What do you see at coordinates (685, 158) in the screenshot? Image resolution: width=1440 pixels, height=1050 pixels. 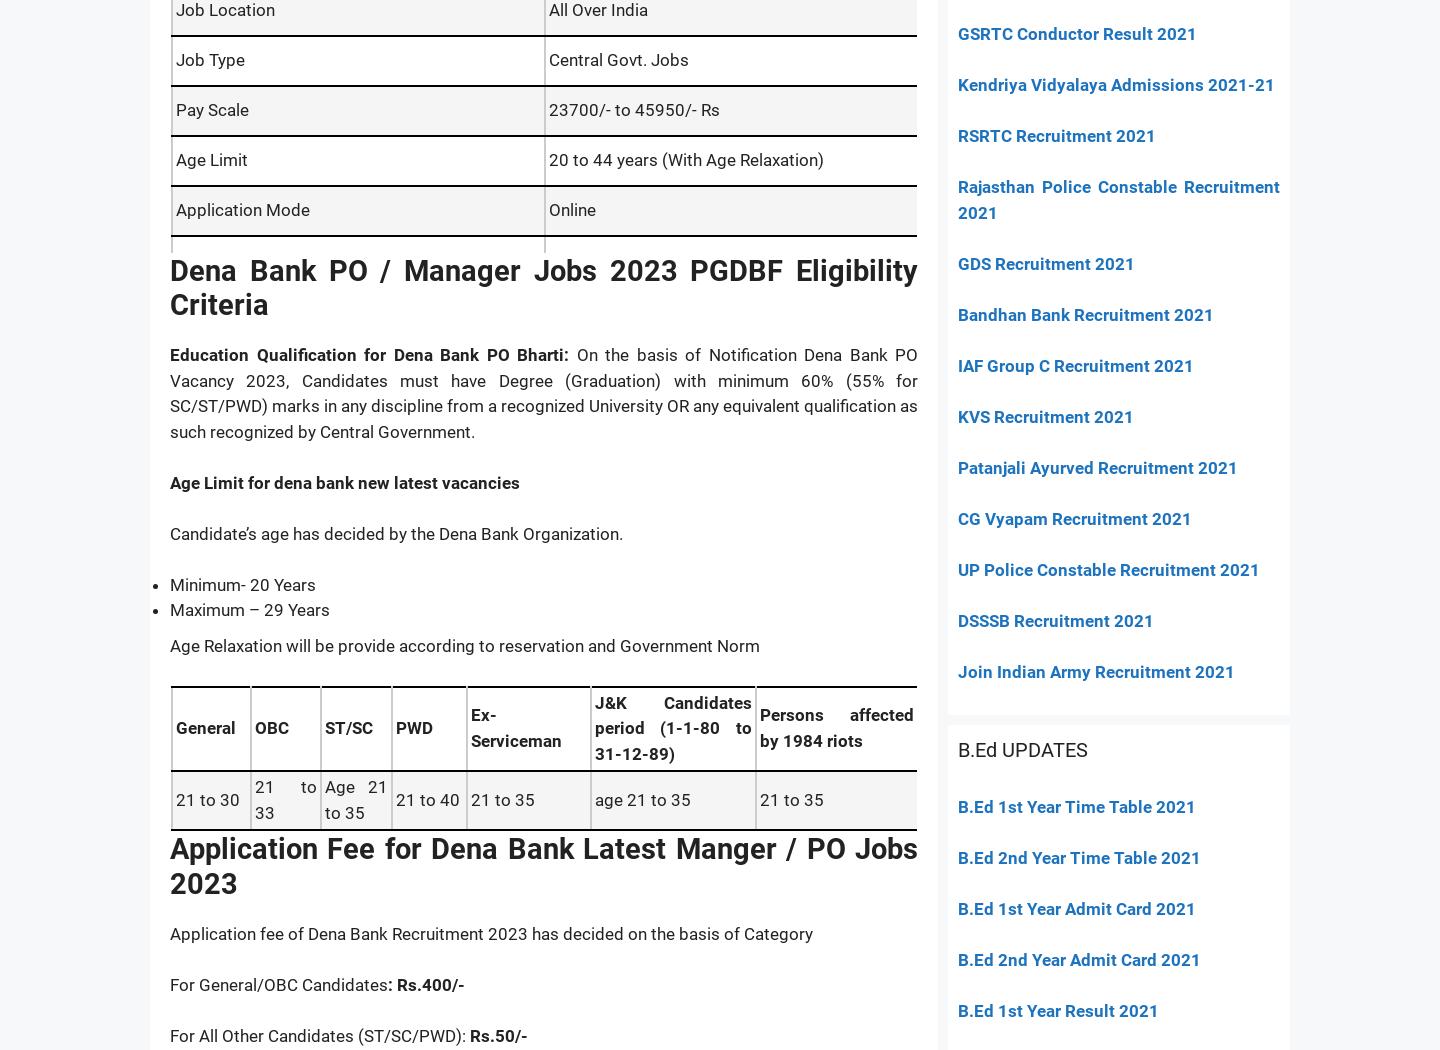 I see `'20 to 44 years (With Age Relaxation)'` at bounding box center [685, 158].